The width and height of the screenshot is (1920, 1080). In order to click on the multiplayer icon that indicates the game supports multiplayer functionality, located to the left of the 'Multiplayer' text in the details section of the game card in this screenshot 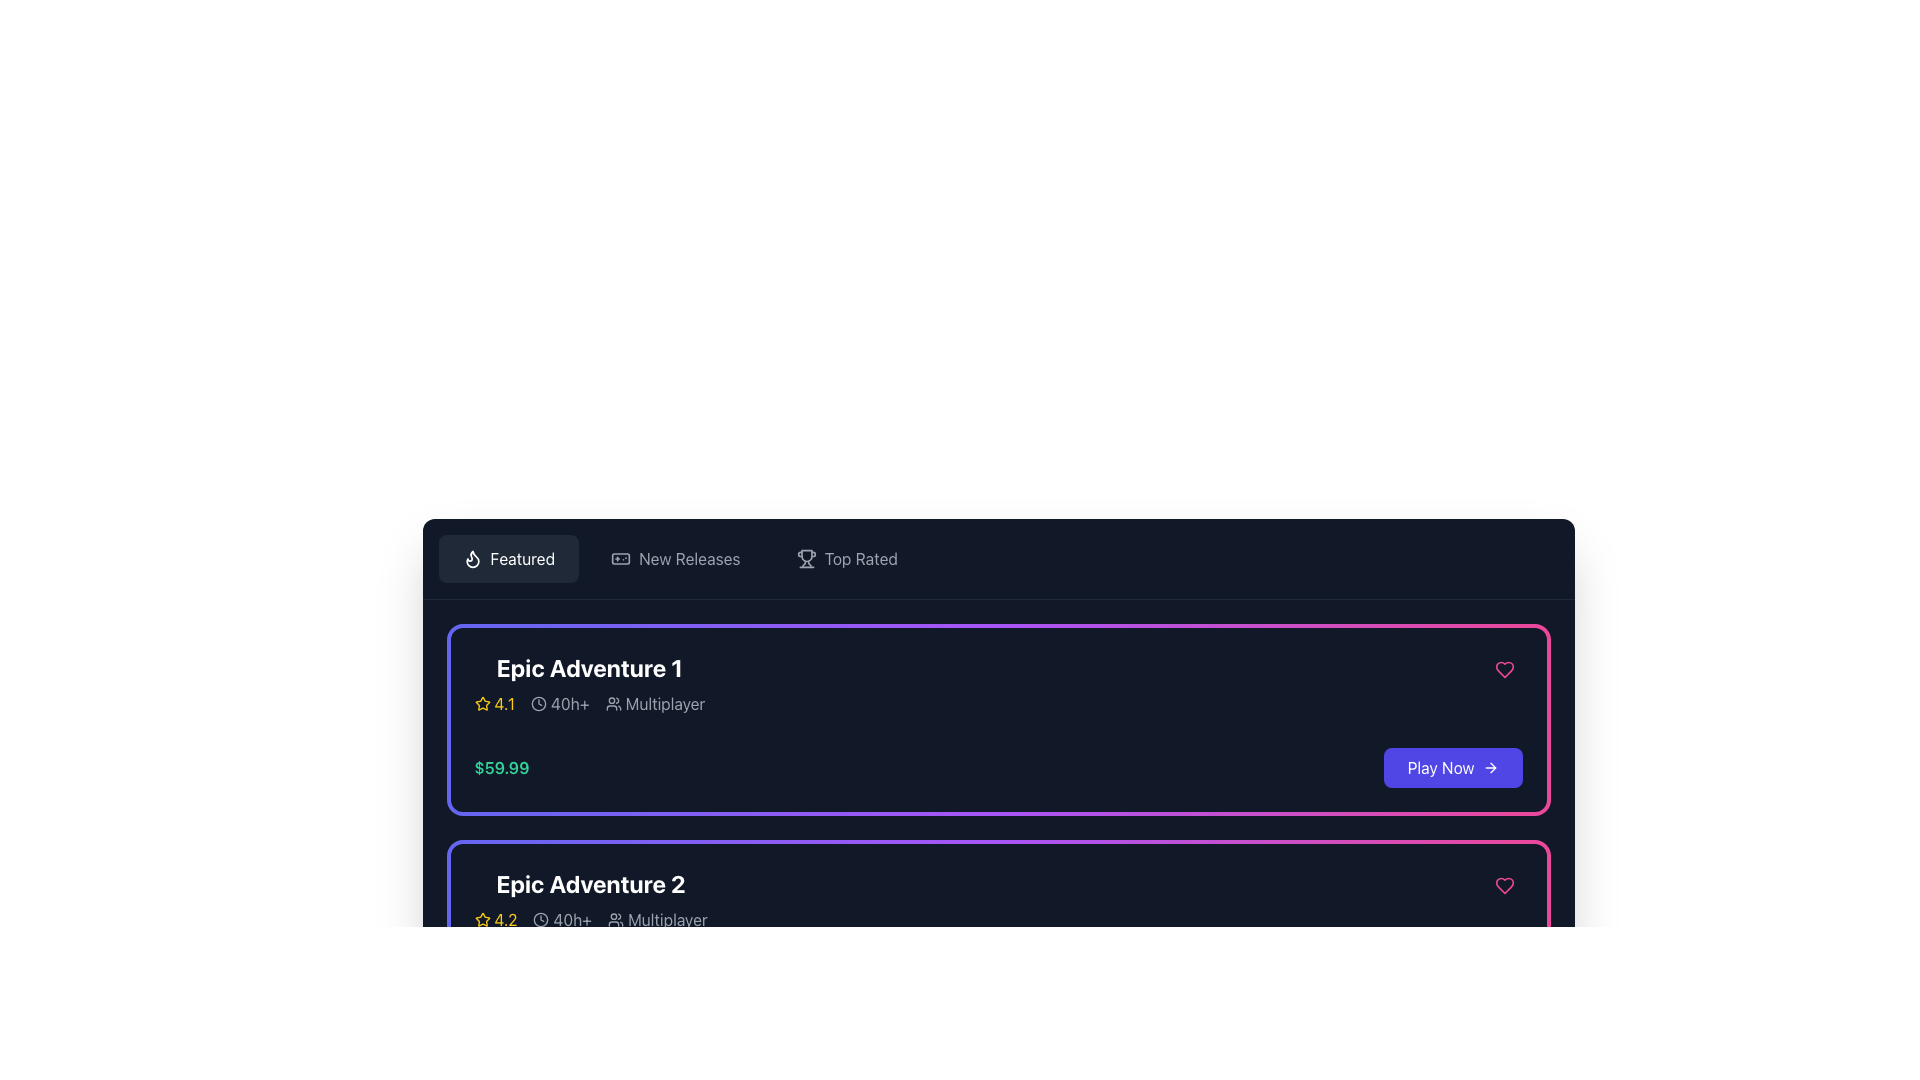, I will do `click(614, 920)`.